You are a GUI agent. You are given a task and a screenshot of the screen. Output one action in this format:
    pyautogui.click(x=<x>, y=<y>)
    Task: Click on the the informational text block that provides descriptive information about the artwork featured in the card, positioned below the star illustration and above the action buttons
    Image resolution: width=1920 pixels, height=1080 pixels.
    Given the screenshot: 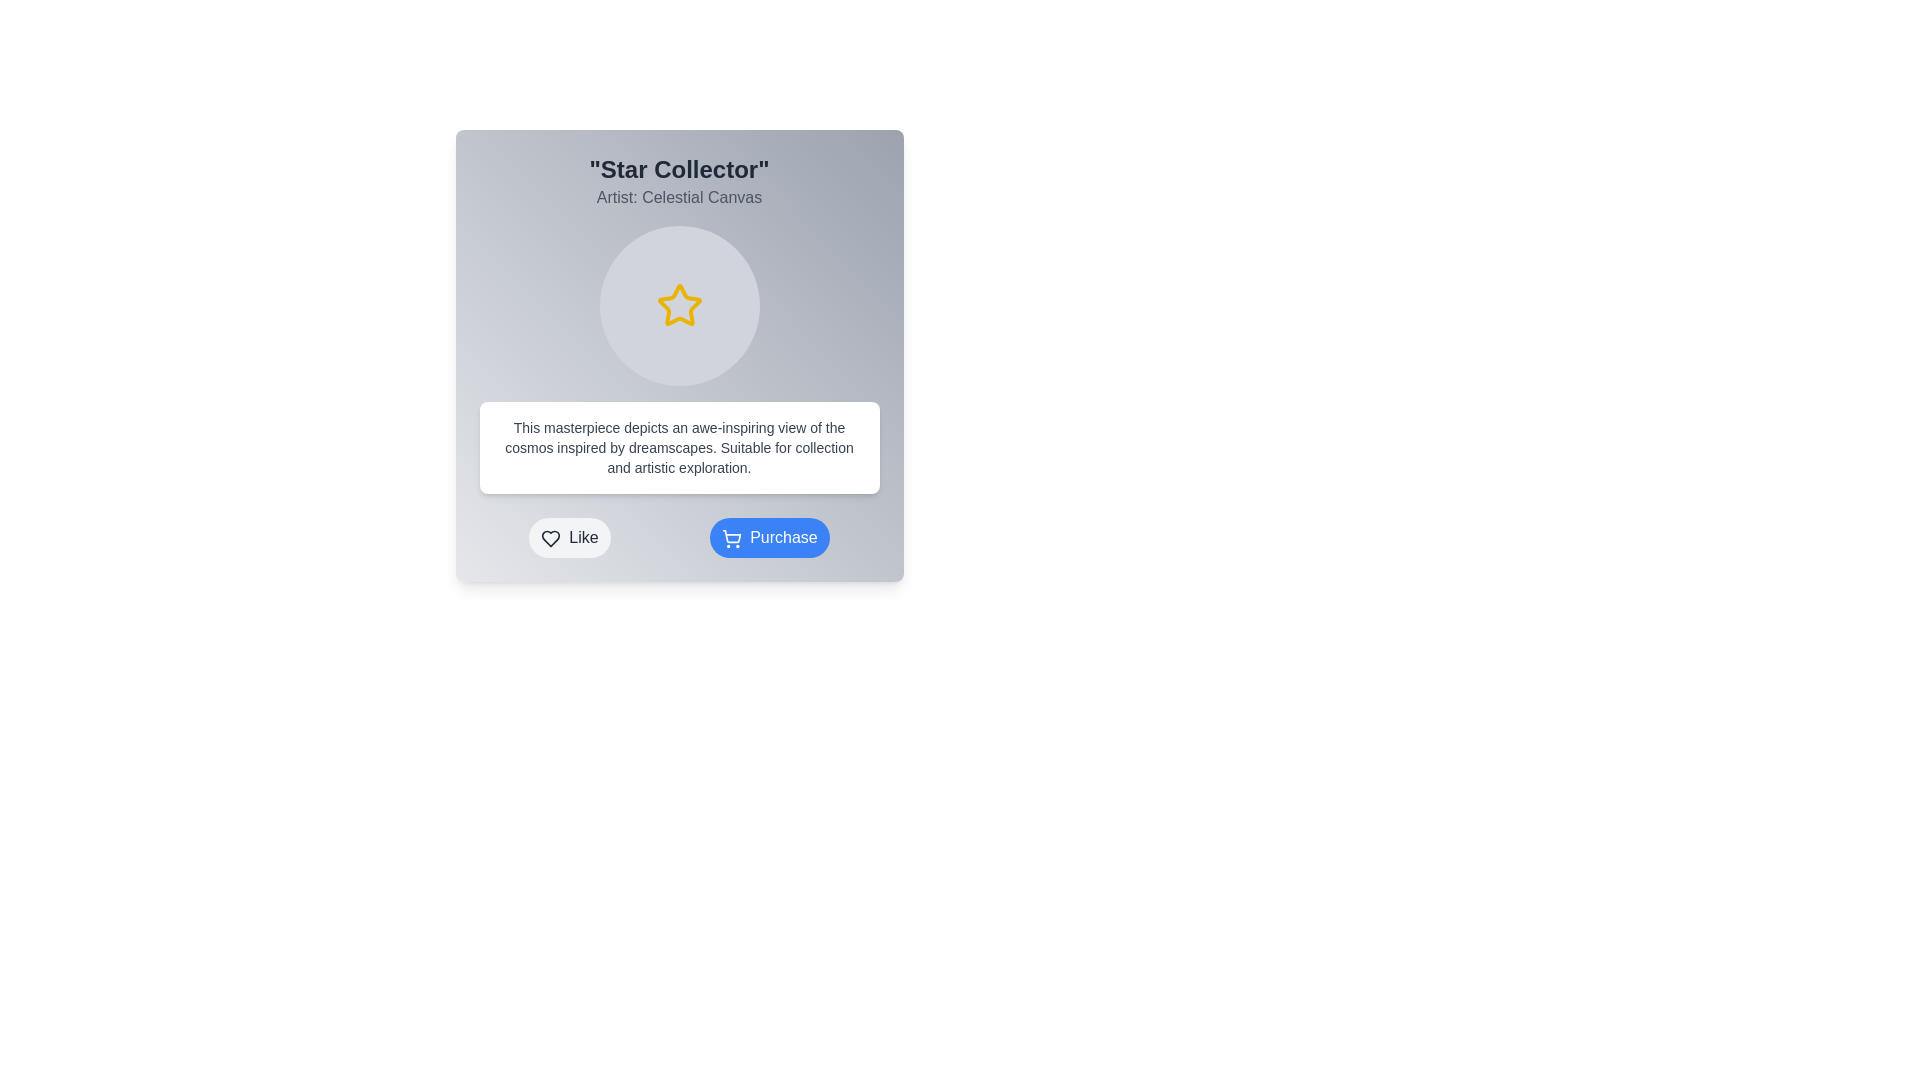 What is the action you would take?
    pyautogui.click(x=679, y=446)
    